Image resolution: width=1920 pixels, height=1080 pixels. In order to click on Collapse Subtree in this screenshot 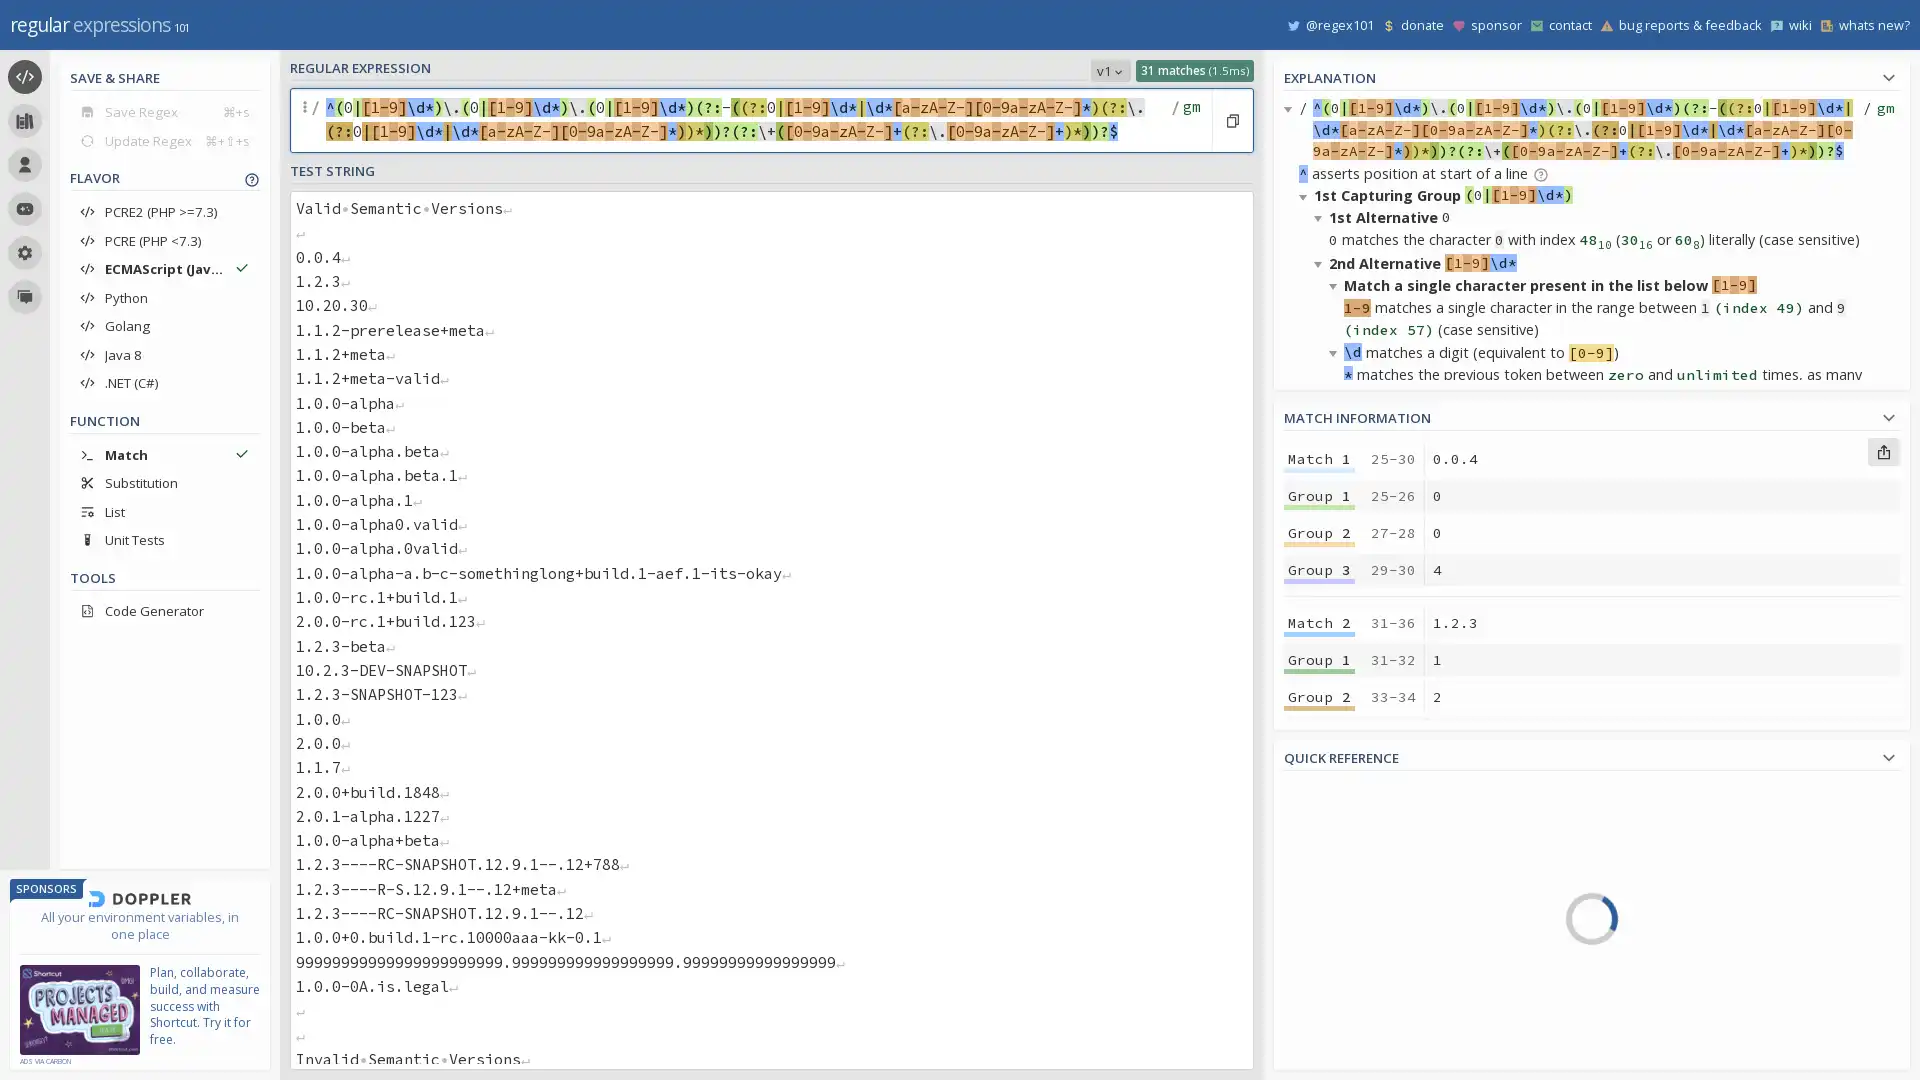, I will do `click(1336, 849)`.